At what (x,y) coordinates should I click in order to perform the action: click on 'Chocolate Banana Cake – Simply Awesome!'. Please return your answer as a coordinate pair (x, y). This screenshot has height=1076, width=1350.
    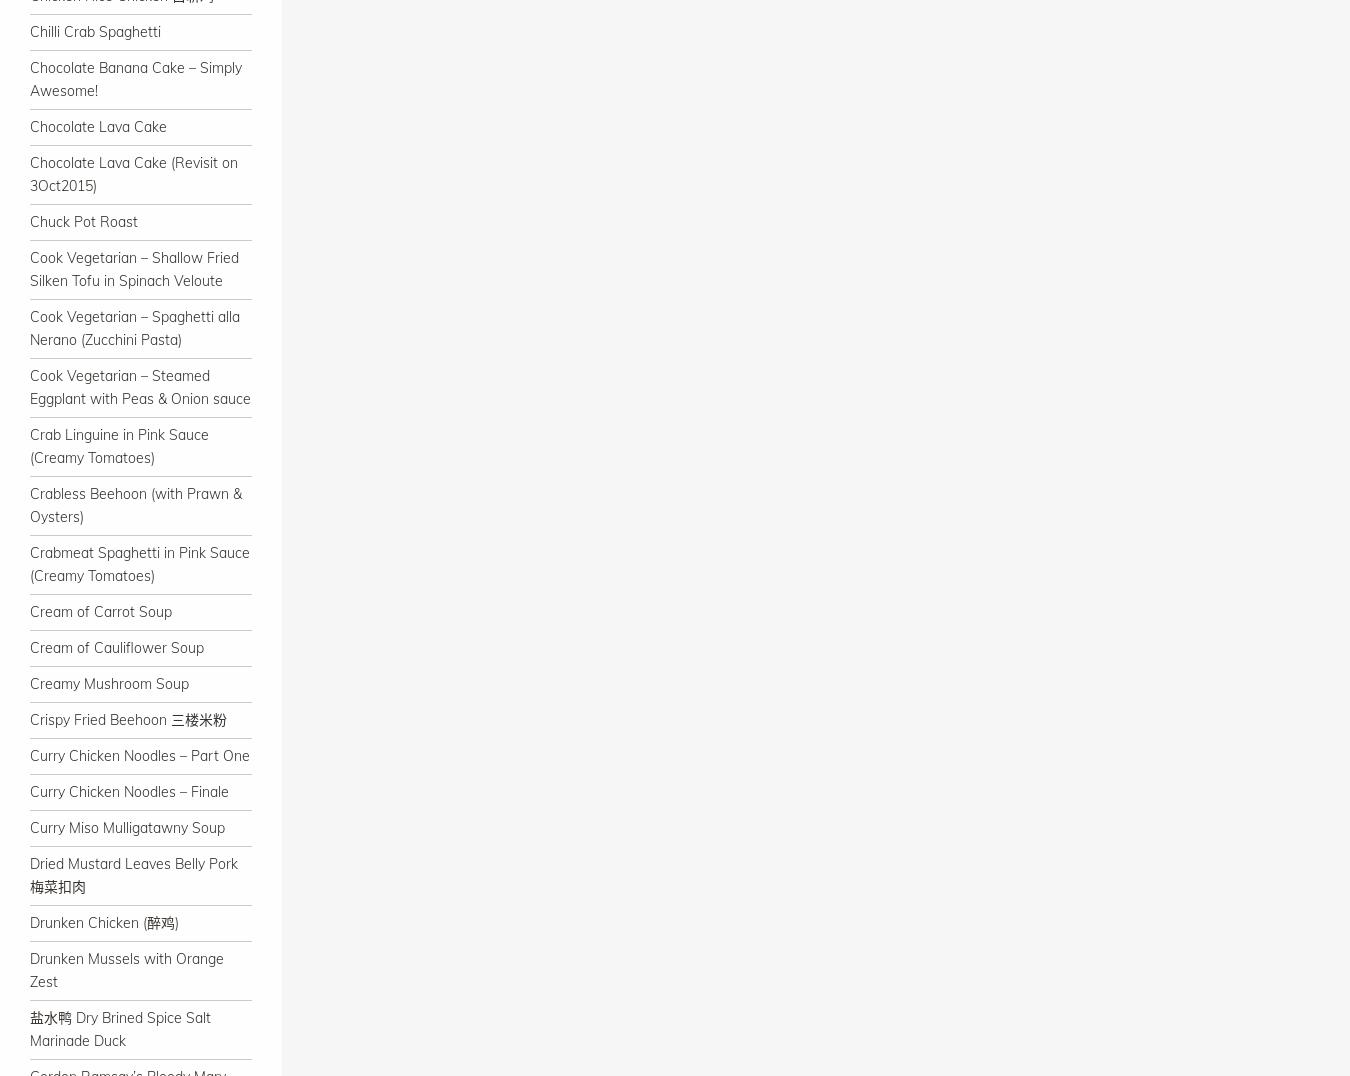
    Looking at the image, I should click on (135, 79).